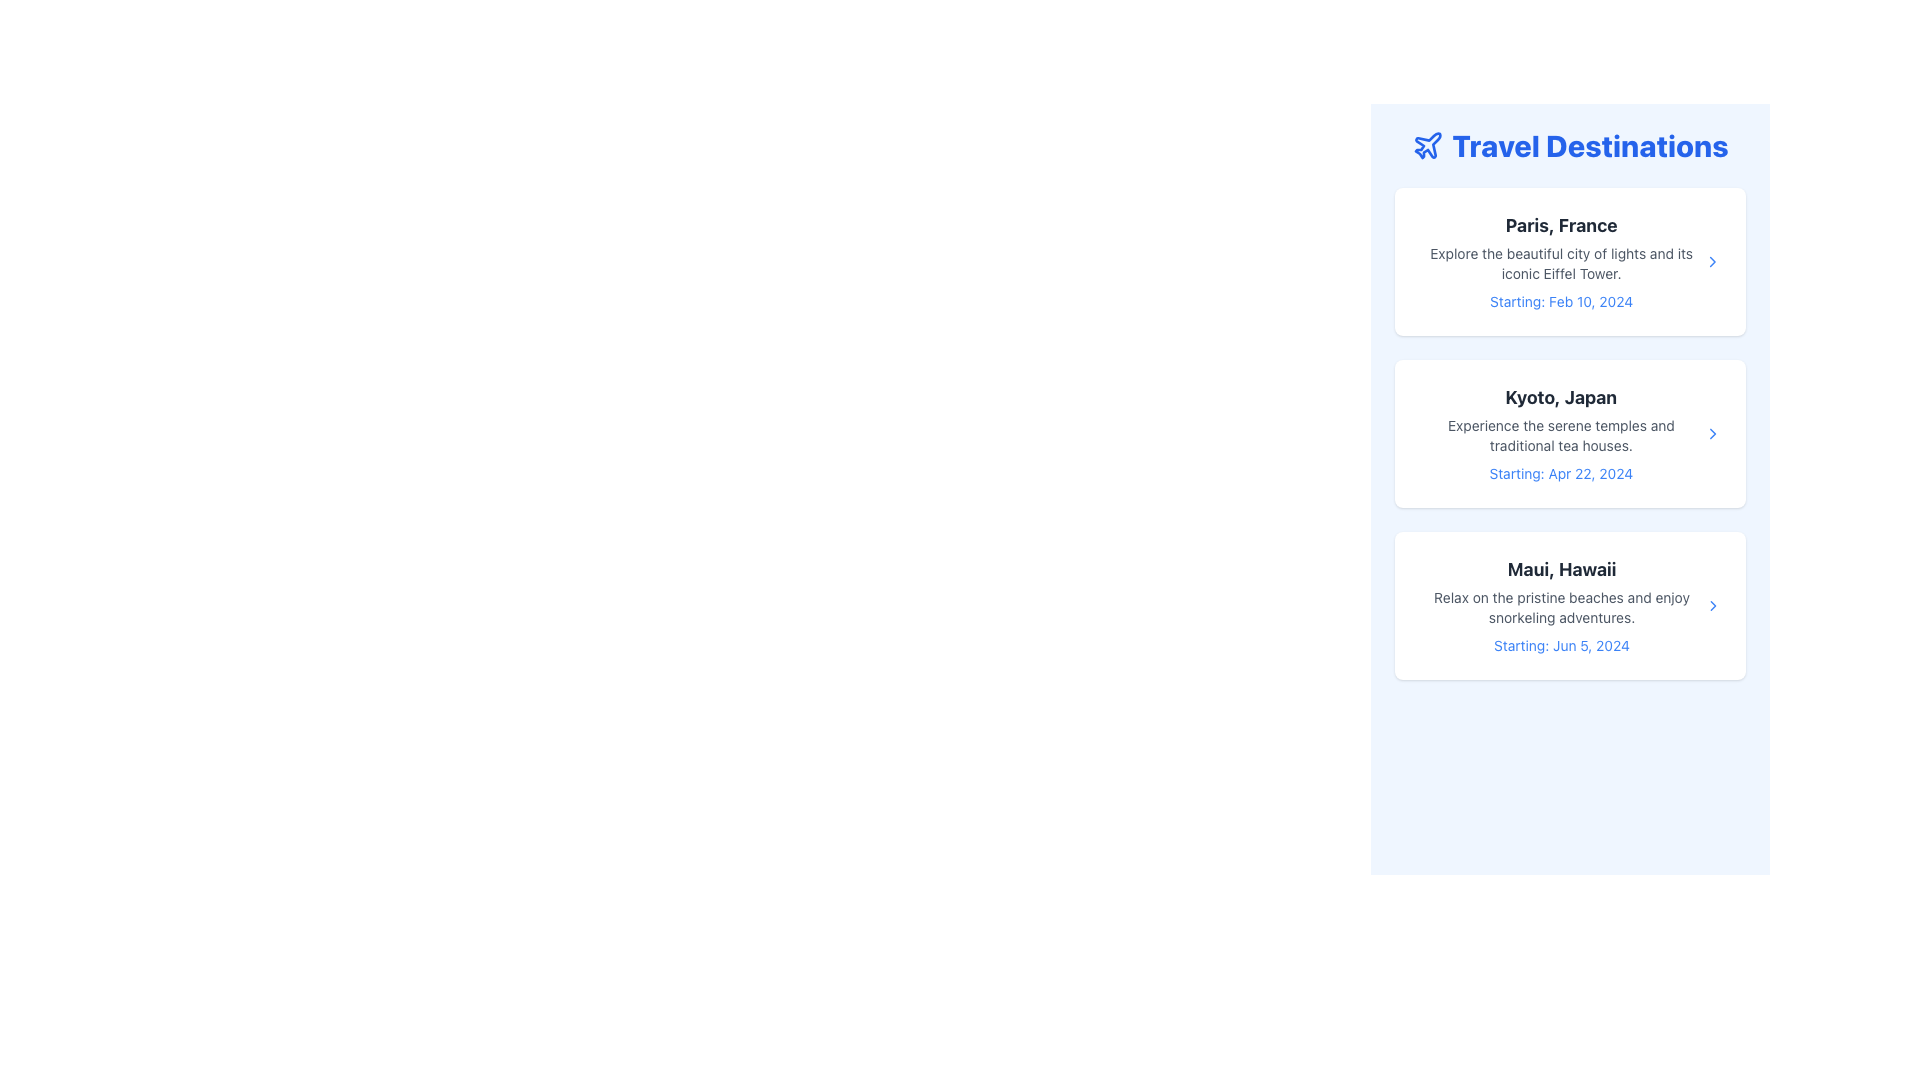 The width and height of the screenshot is (1920, 1080). I want to click on the main header text that indicates the destination name for the associated travel information, which is positioned at the top of the rectangular card layout, so click(1561, 570).